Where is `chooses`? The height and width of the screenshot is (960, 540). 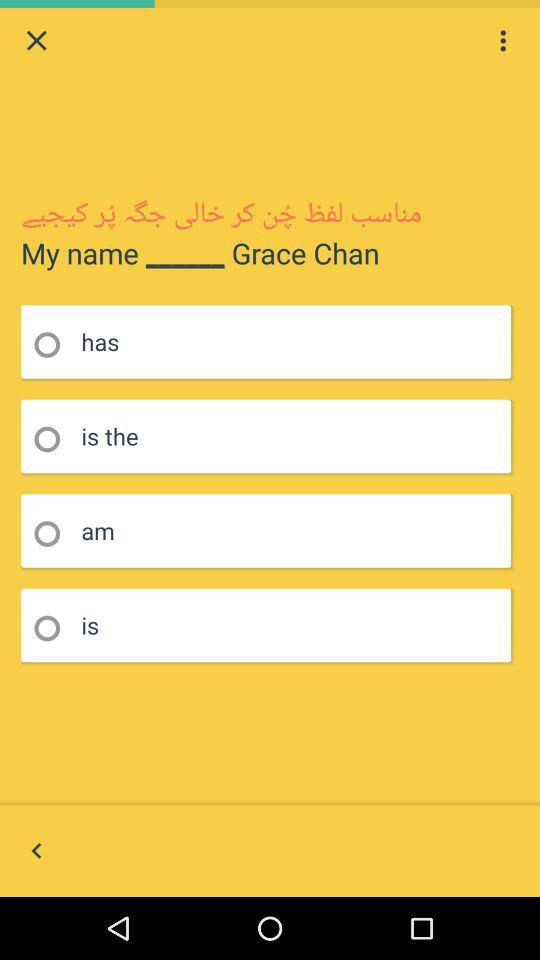 chooses is located at coordinates (53, 627).